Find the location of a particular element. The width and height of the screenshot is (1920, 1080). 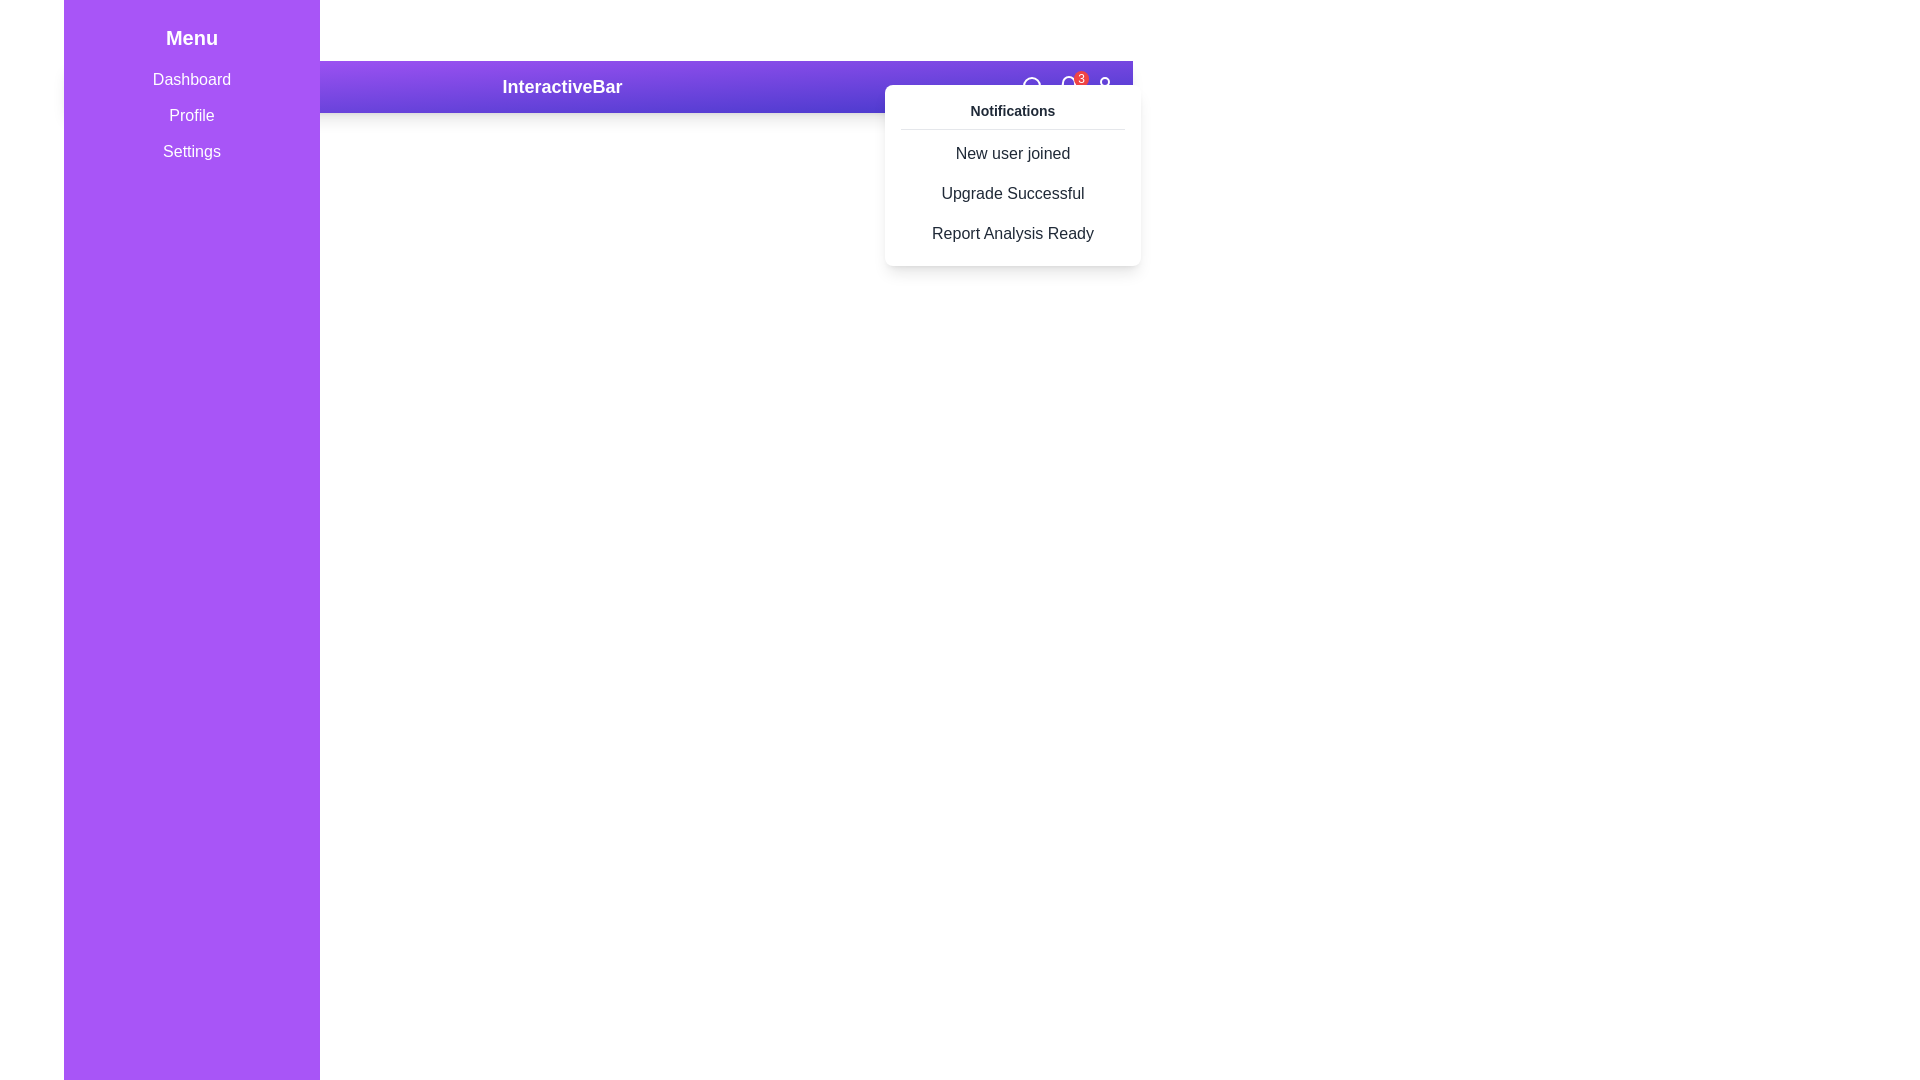

the interactive regions within the Header Bar labeled 'InteractiveBar3', which is a horizontal bar with a gradient from purple to indigo and features white bold text is located at coordinates (597, 86).